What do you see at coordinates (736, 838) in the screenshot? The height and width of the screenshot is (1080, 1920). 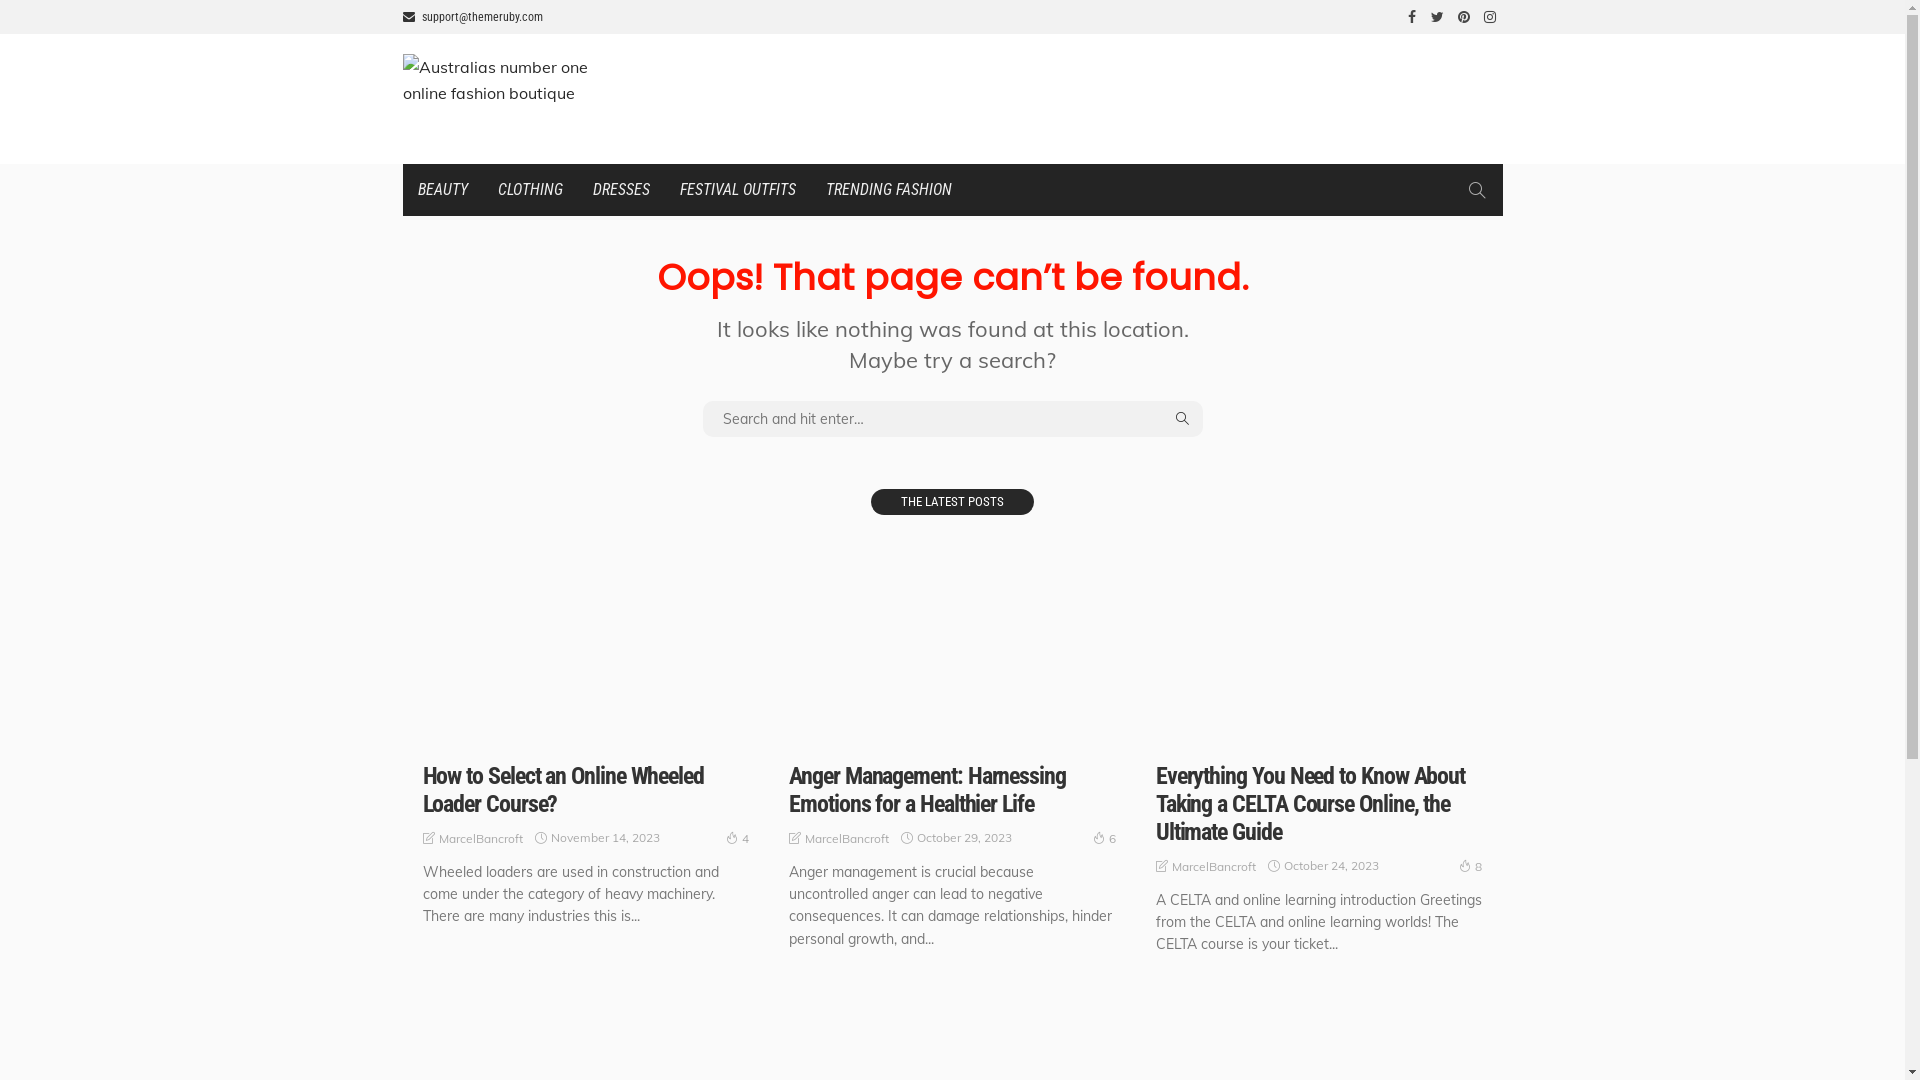 I see `'4'` at bounding box center [736, 838].